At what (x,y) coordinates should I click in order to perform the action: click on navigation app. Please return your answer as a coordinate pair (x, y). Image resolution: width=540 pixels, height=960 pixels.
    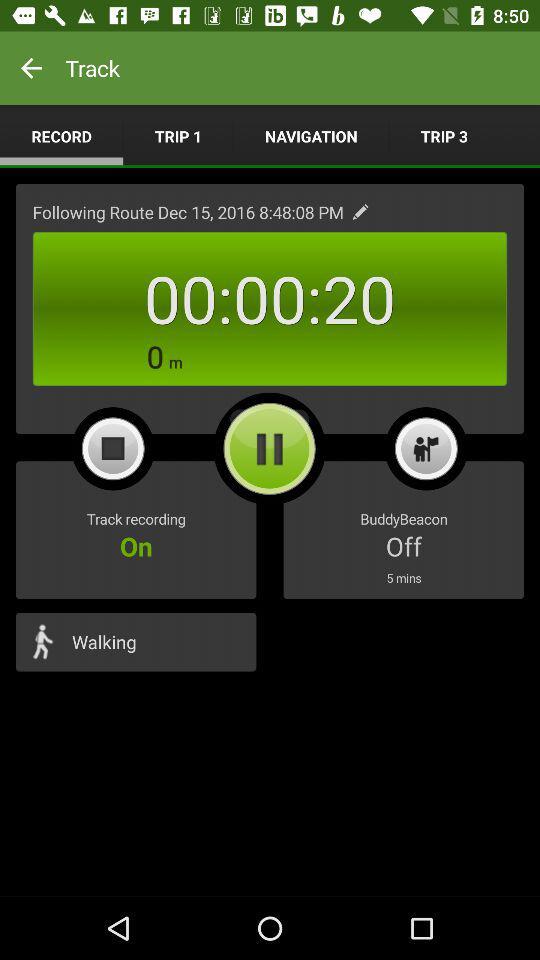
    Looking at the image, I should click on (311, 135).